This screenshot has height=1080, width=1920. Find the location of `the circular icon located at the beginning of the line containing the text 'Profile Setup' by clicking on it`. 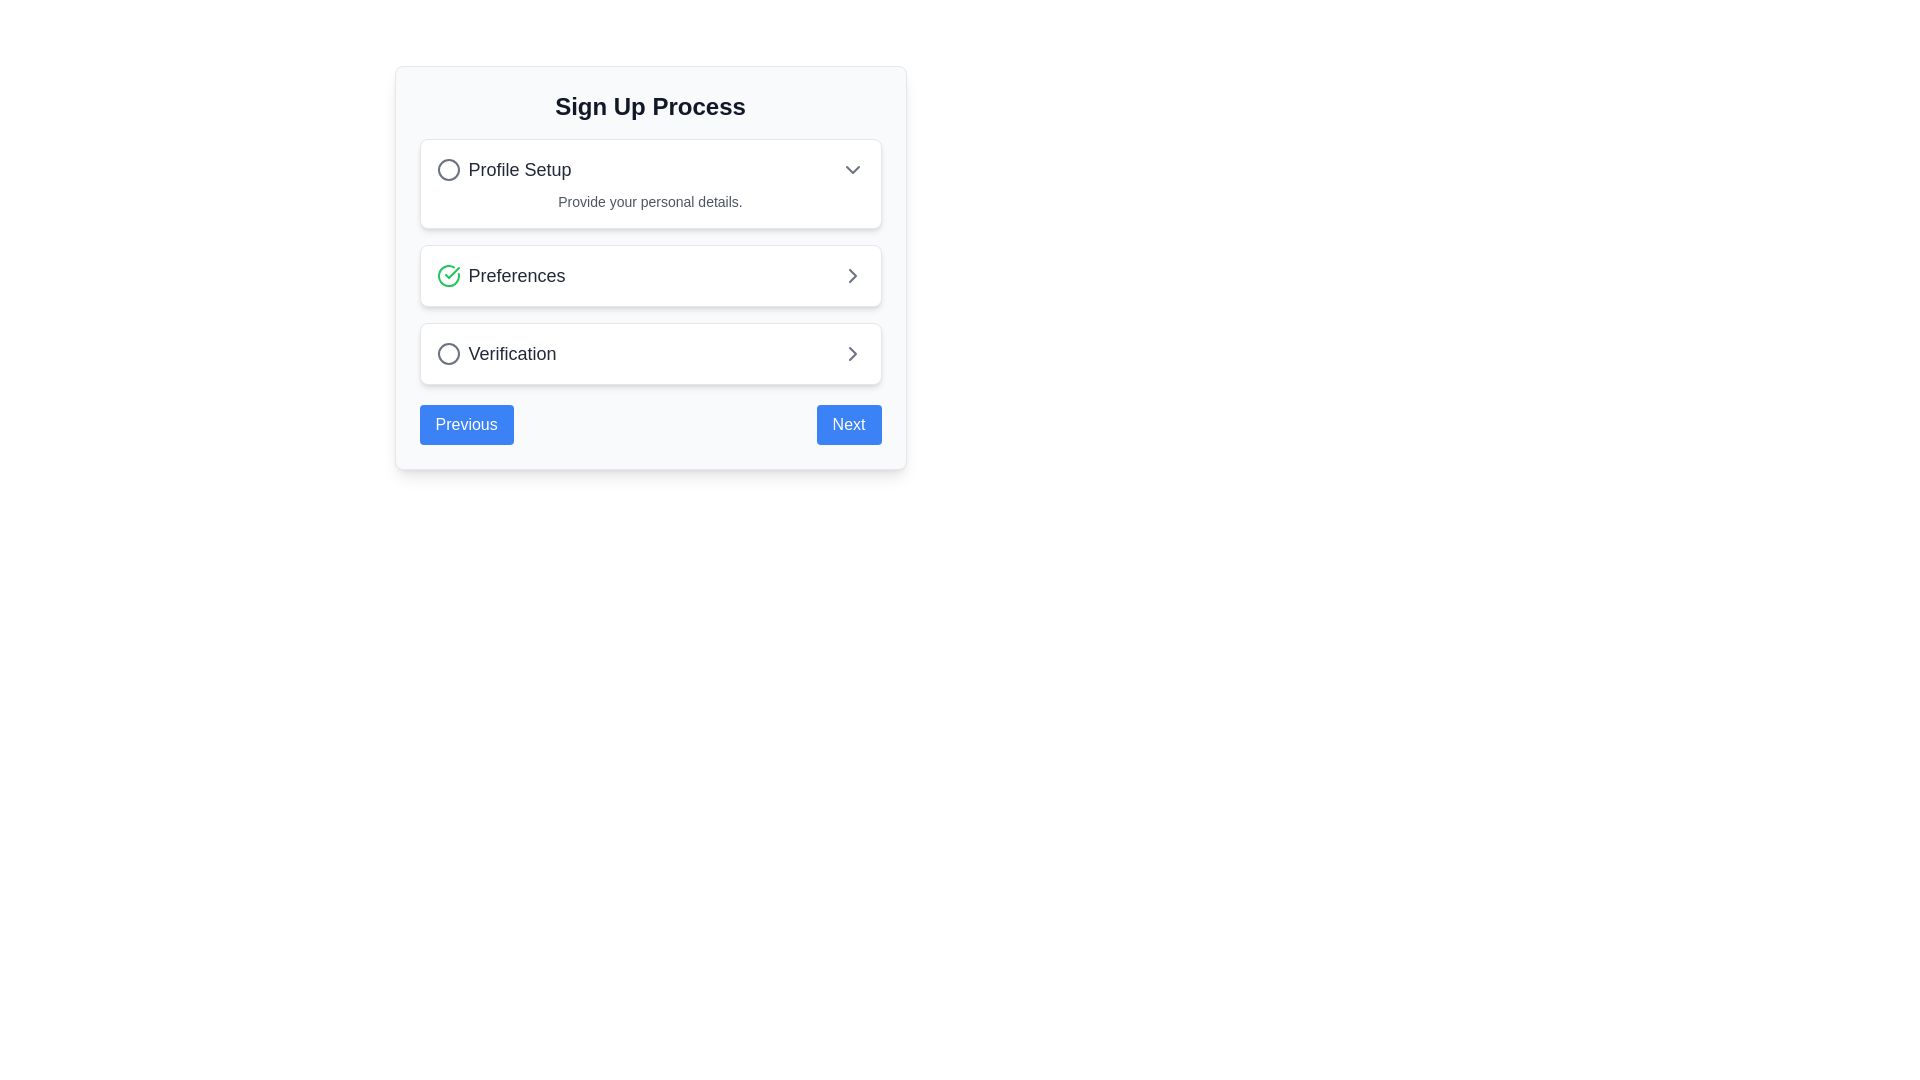

the circular icon located at the beginning of the line containing the text 'Profile Setup' by clicking on it is located at coordinates (447, 168).